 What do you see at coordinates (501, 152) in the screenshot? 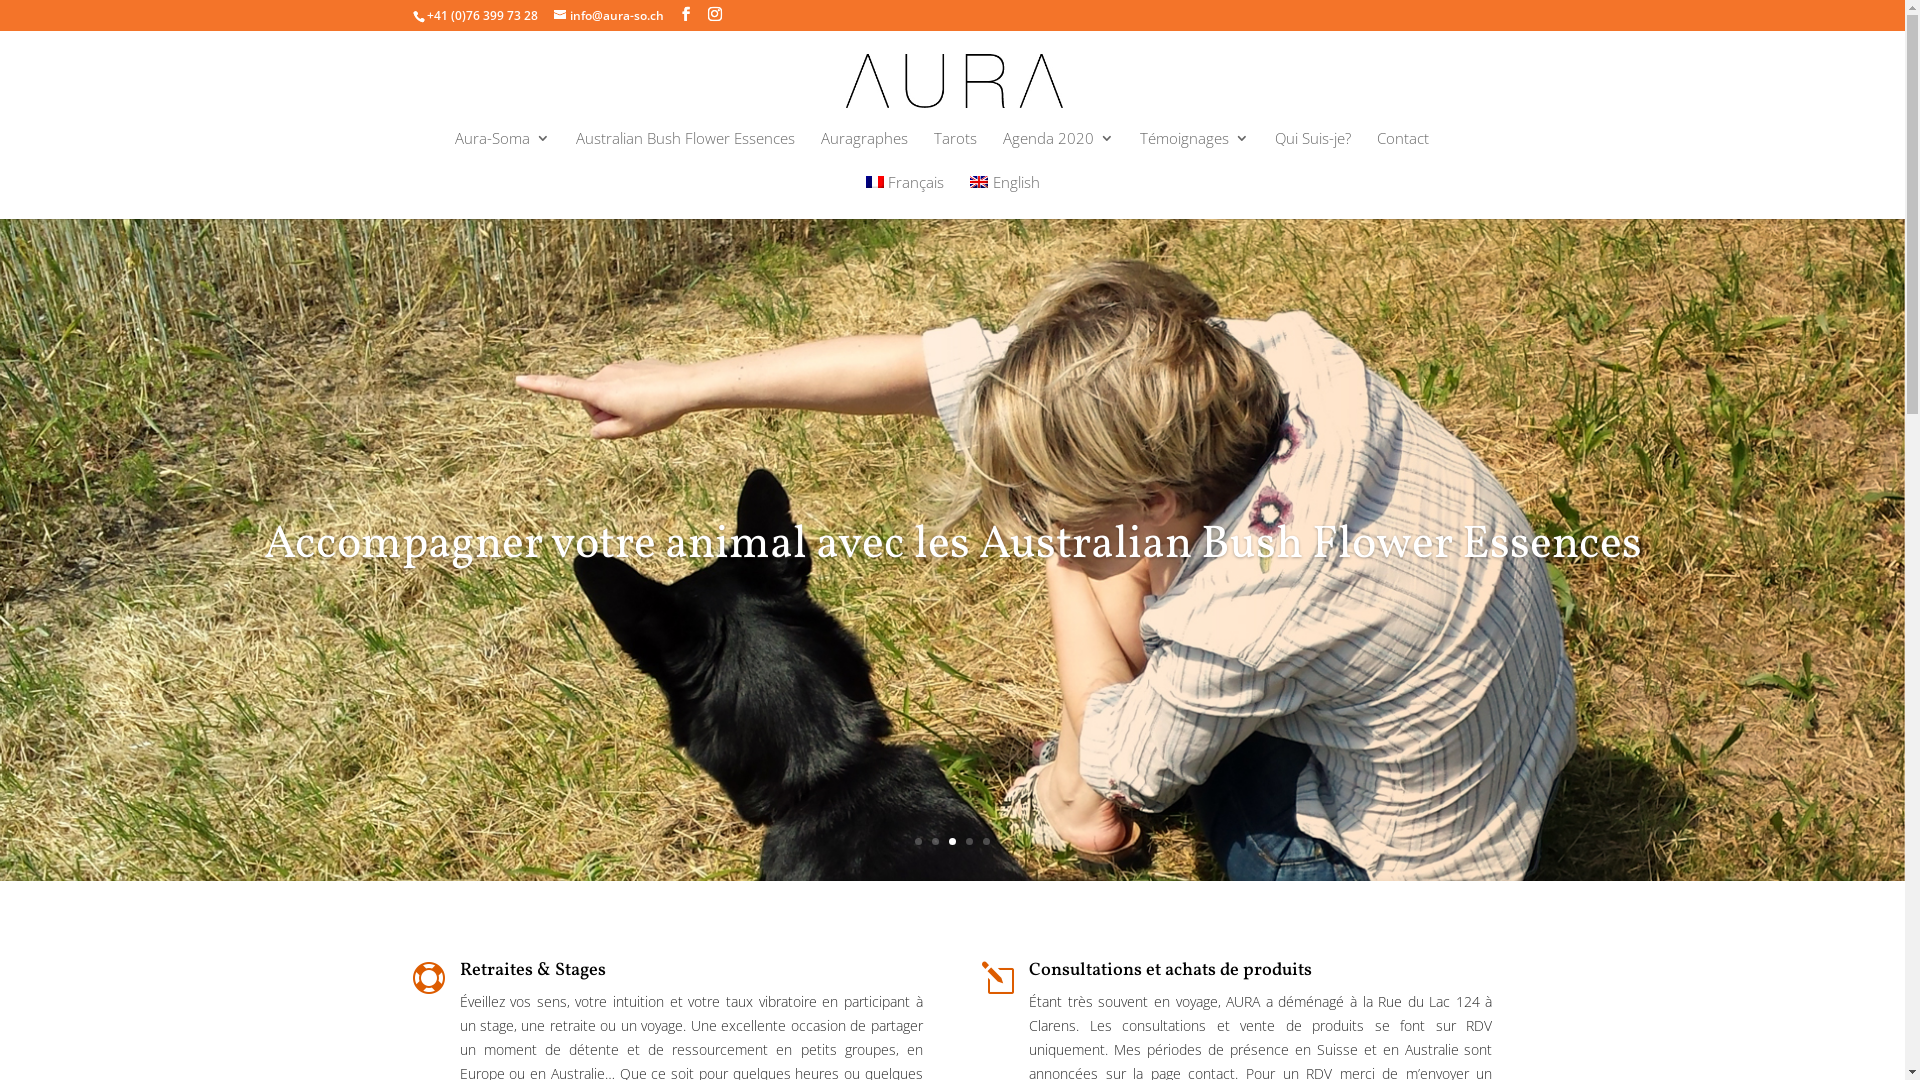
I see `'Aura-Soma'` at bounding box center [501, 152].